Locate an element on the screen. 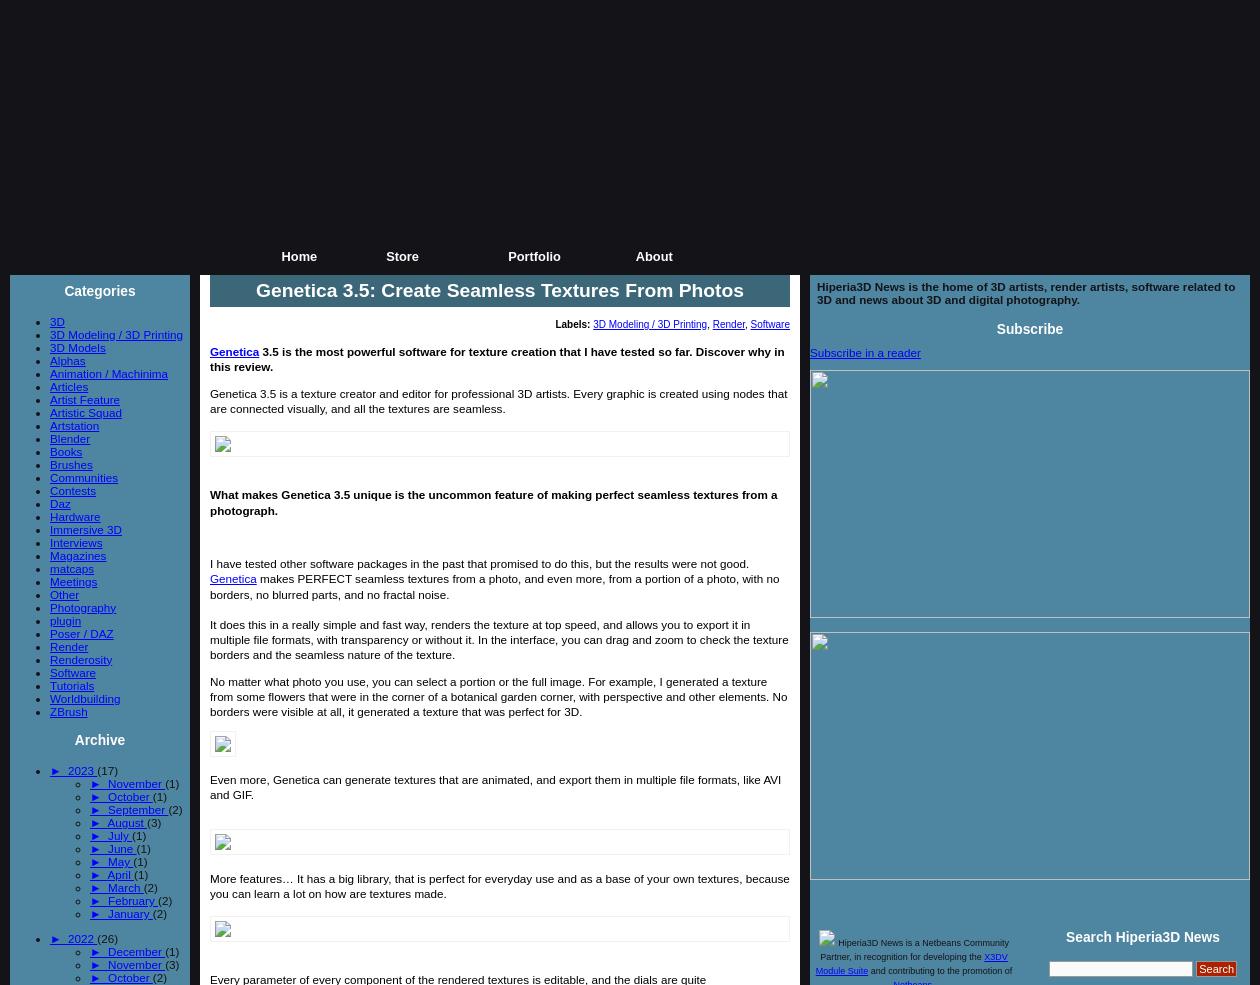  'December' is located at coordinates (107, 950).